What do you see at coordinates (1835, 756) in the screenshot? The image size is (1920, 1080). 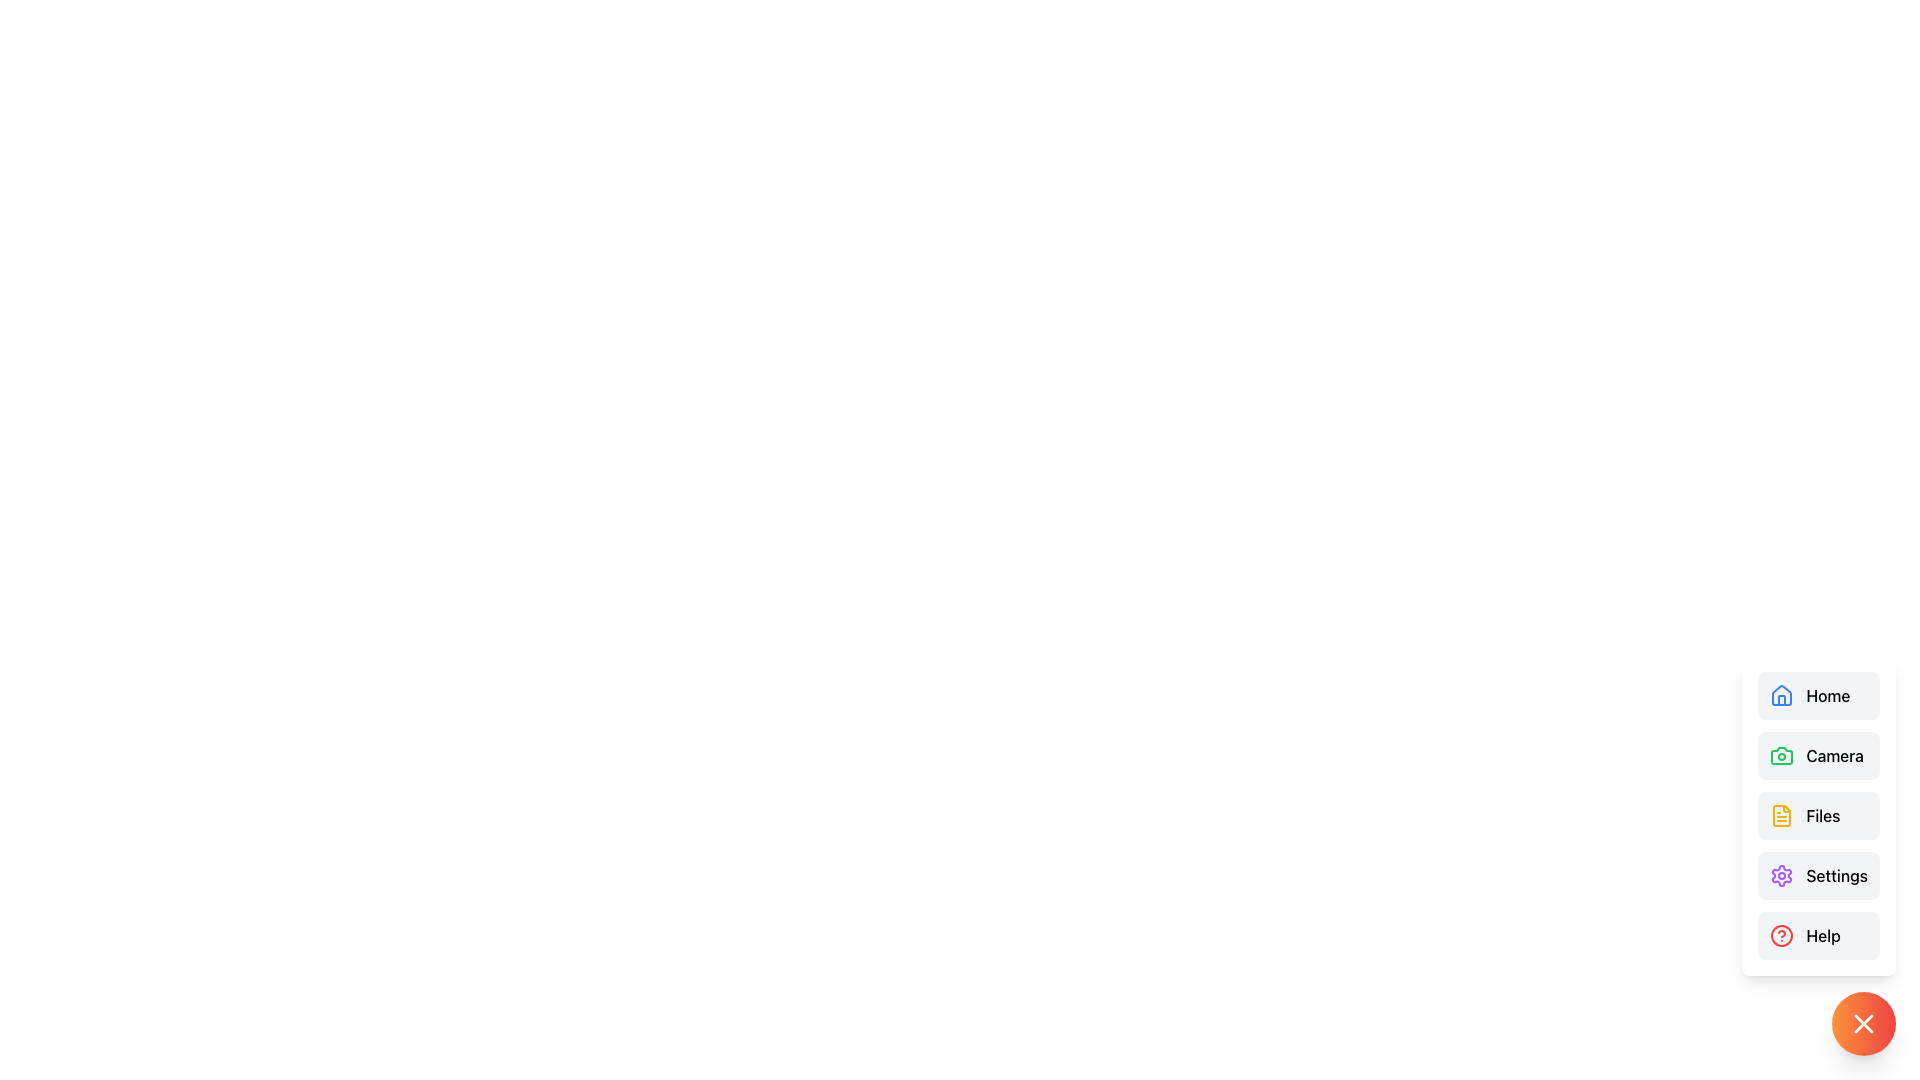 I see `the 'Camera' text label, which is styled with a medium font weight and positioned next to a camera icon in a vertically aligned menu` at bounding box center [1835, 756].